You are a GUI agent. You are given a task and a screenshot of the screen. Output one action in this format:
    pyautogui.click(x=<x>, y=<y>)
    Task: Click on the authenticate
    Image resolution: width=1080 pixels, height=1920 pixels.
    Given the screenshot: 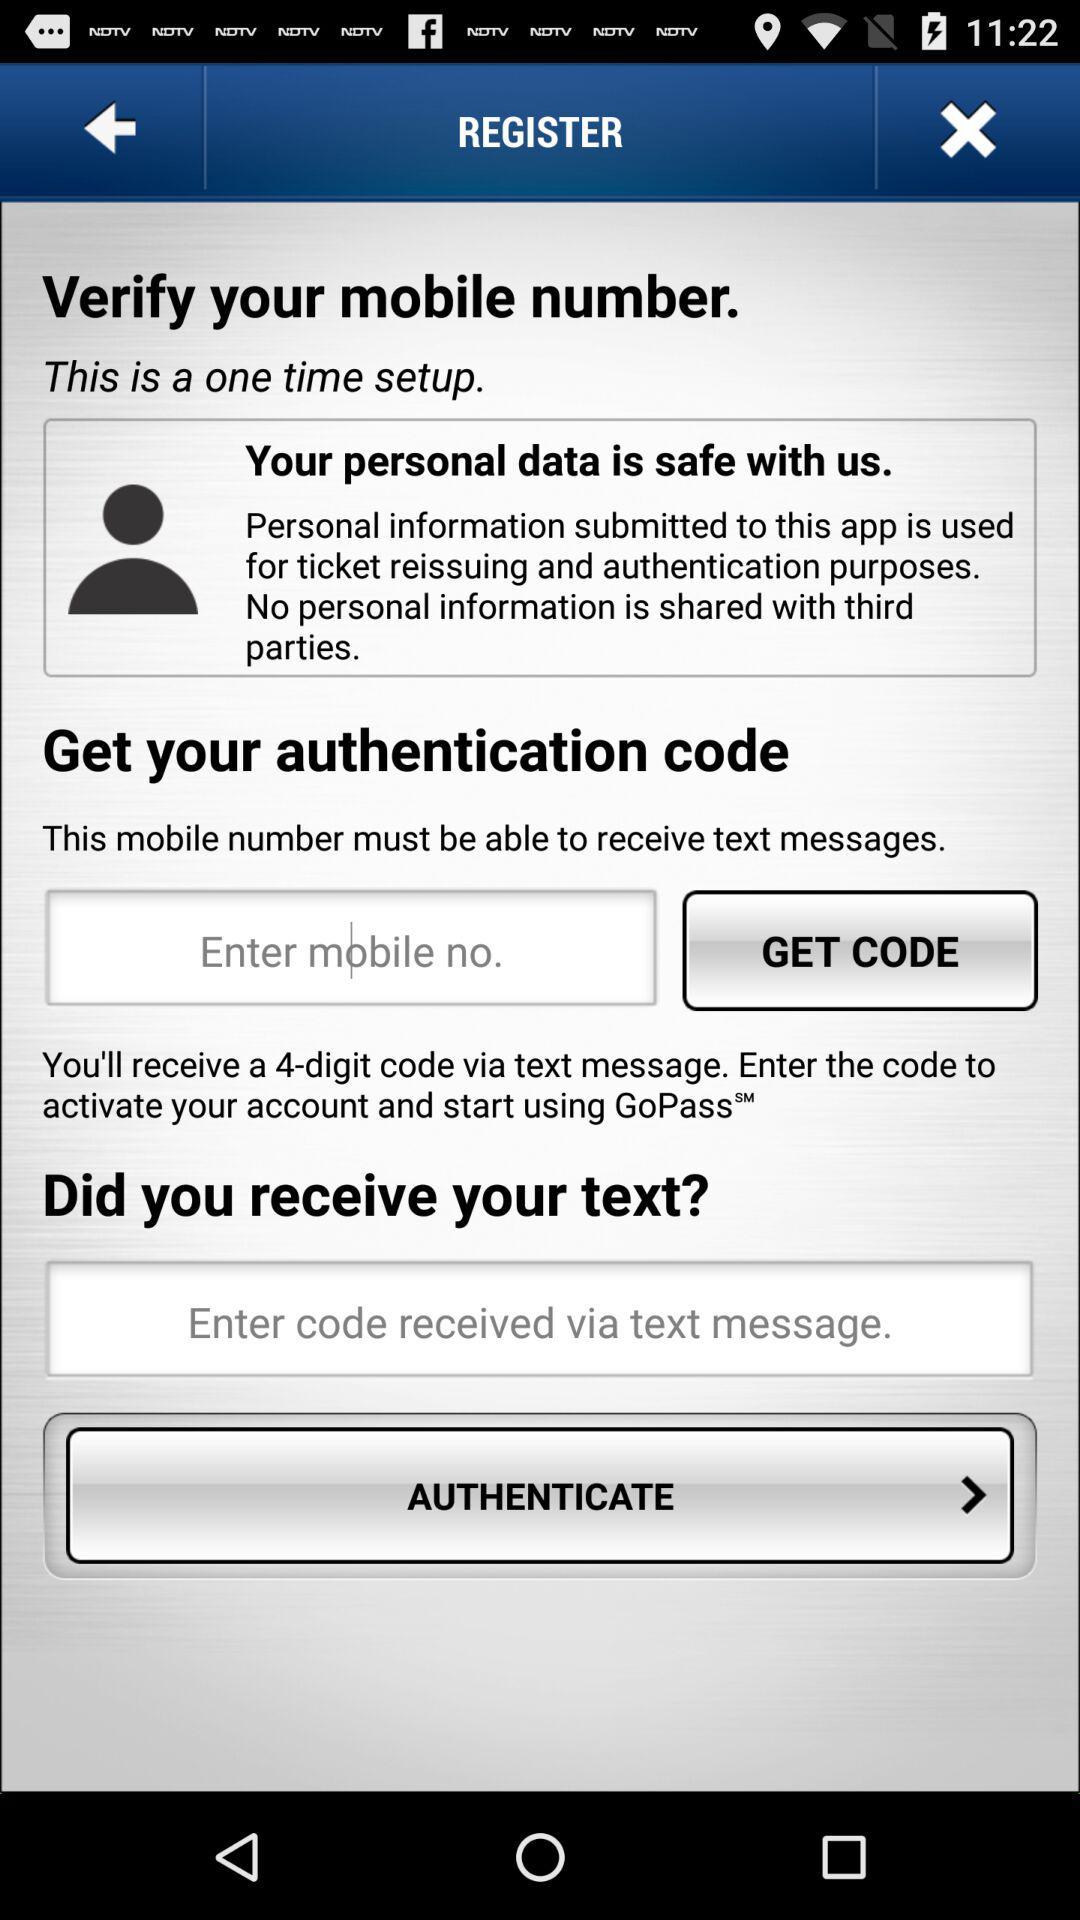 What is the action you would take?
    pyautogui.click(x=540, y=1495)
    